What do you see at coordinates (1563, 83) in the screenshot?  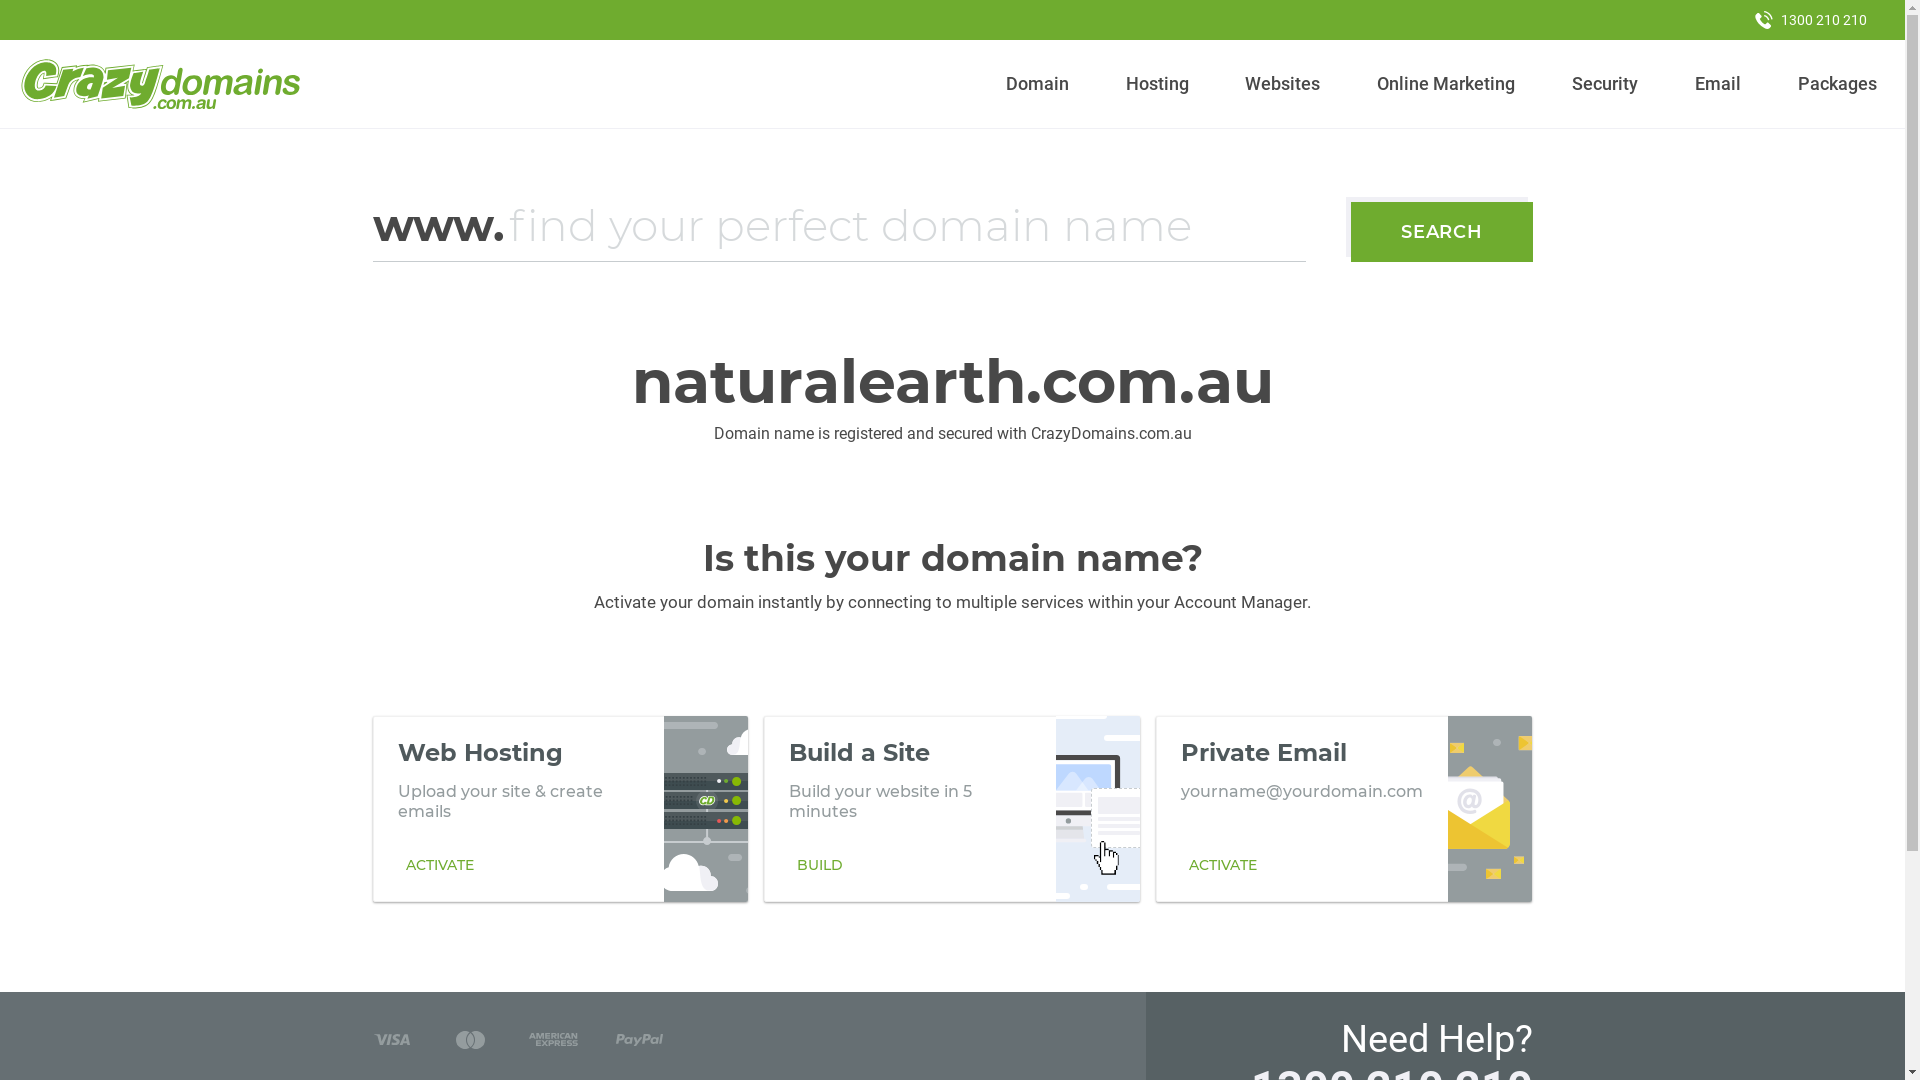 I see `'Security'` at bounding box center [1563, 83].